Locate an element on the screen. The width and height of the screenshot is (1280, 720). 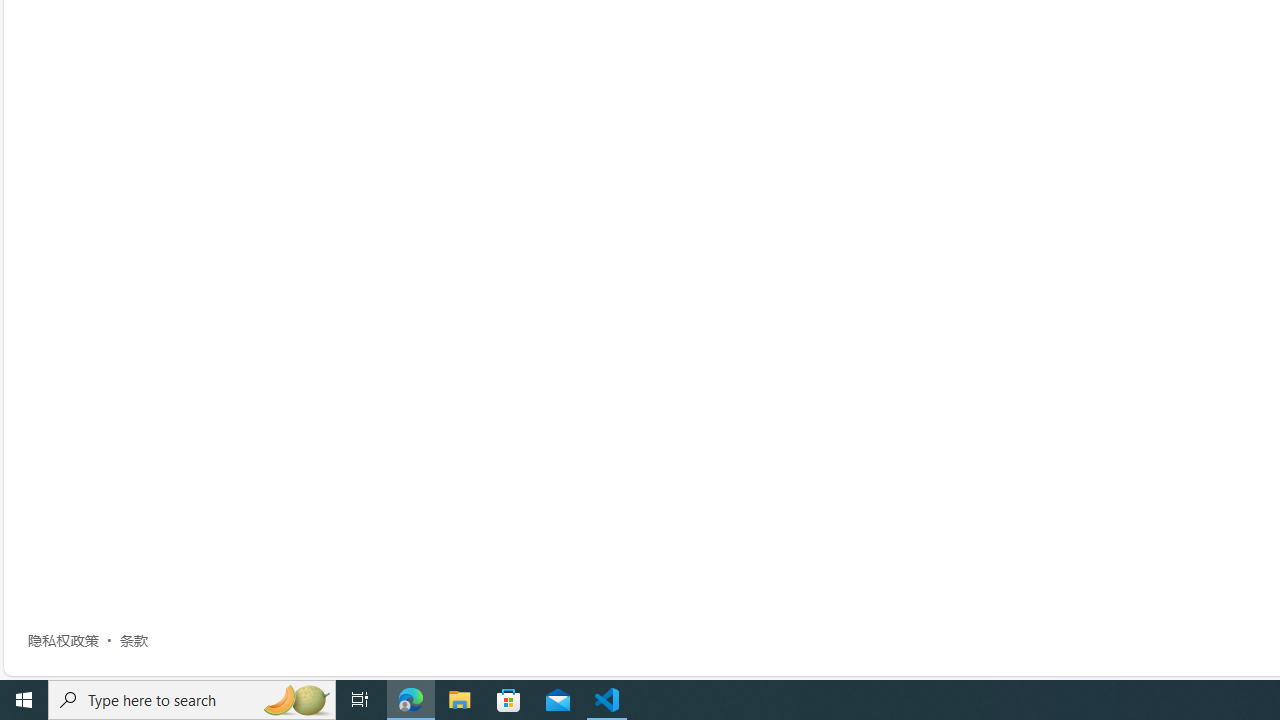
'Microsoft Edge - 1 running window' is located at coordinates (410, 698).